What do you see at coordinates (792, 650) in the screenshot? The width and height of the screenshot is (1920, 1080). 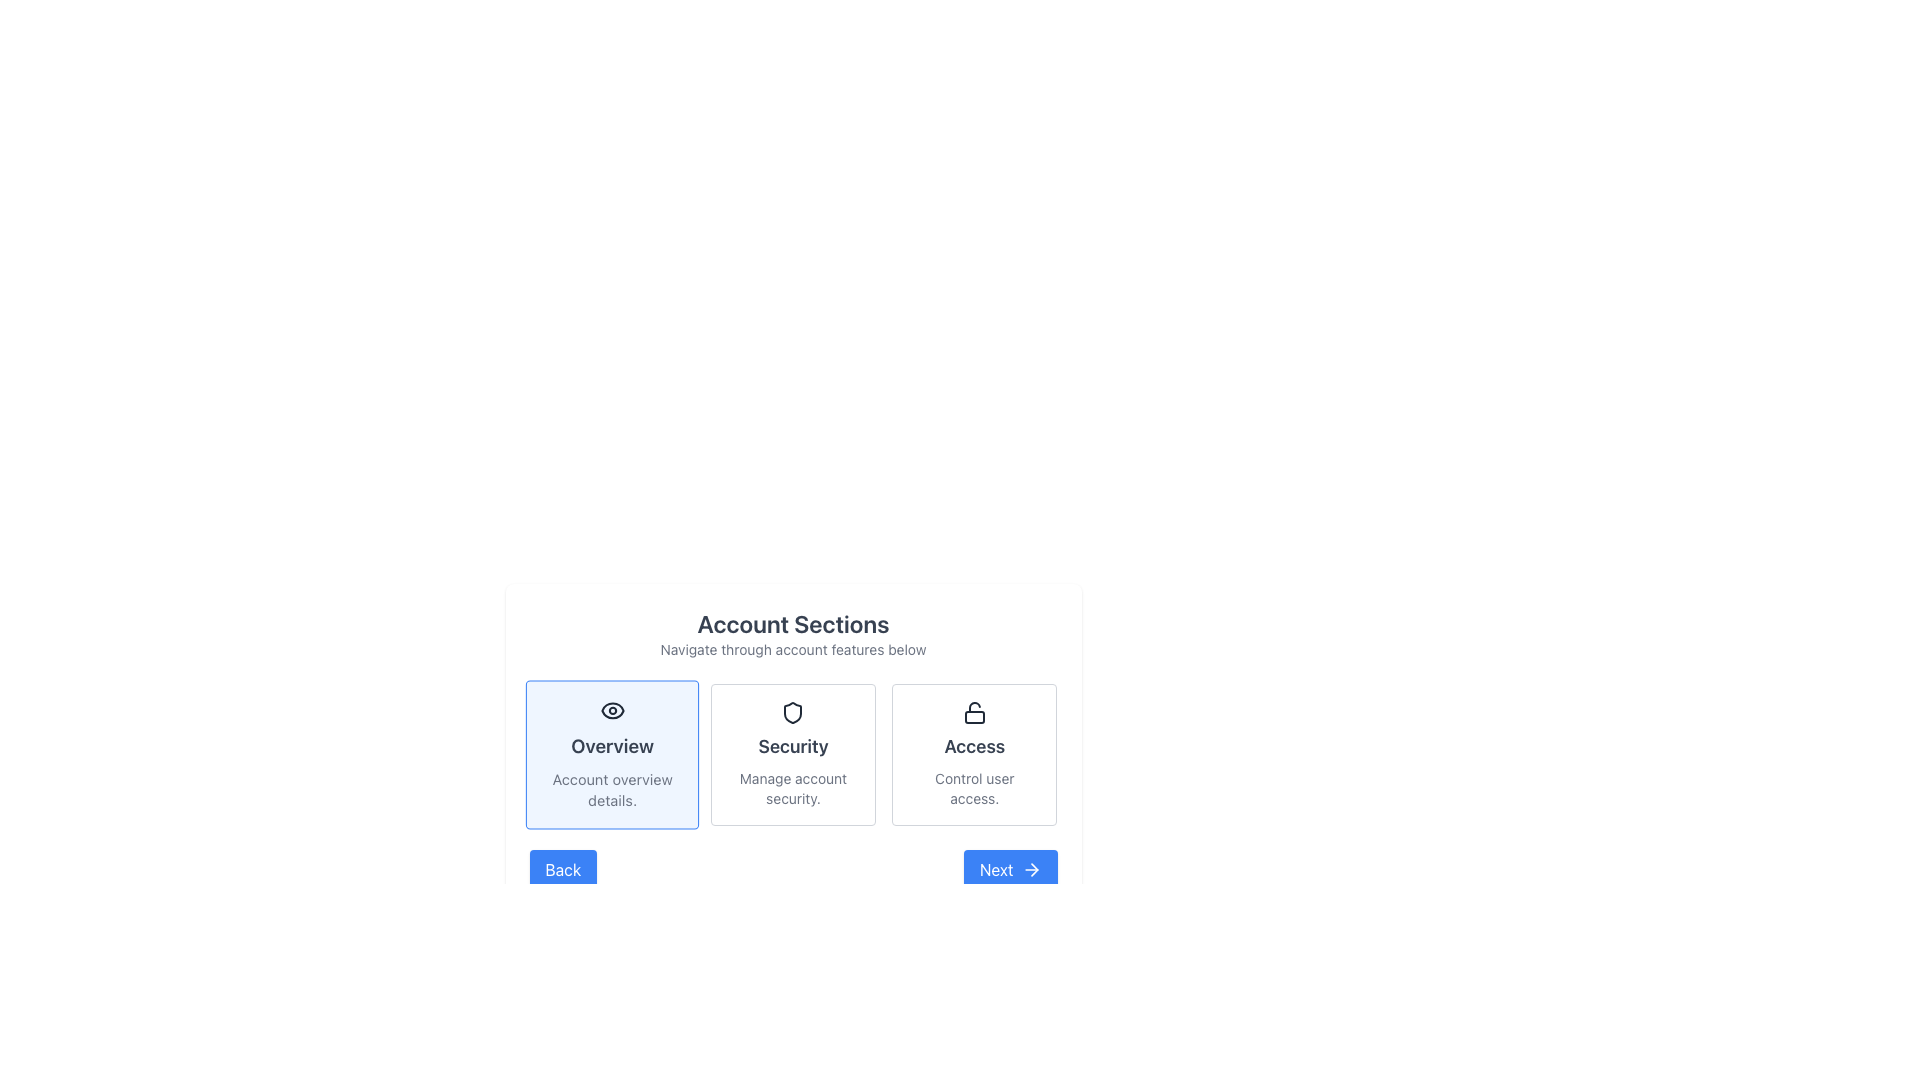 I see `the static text label that provides guidance about the section's purpose, positioned under 'Account Sections' and above the buttons 'Overview', 'Security', and 'Access'` at bounding box center [792, 650].